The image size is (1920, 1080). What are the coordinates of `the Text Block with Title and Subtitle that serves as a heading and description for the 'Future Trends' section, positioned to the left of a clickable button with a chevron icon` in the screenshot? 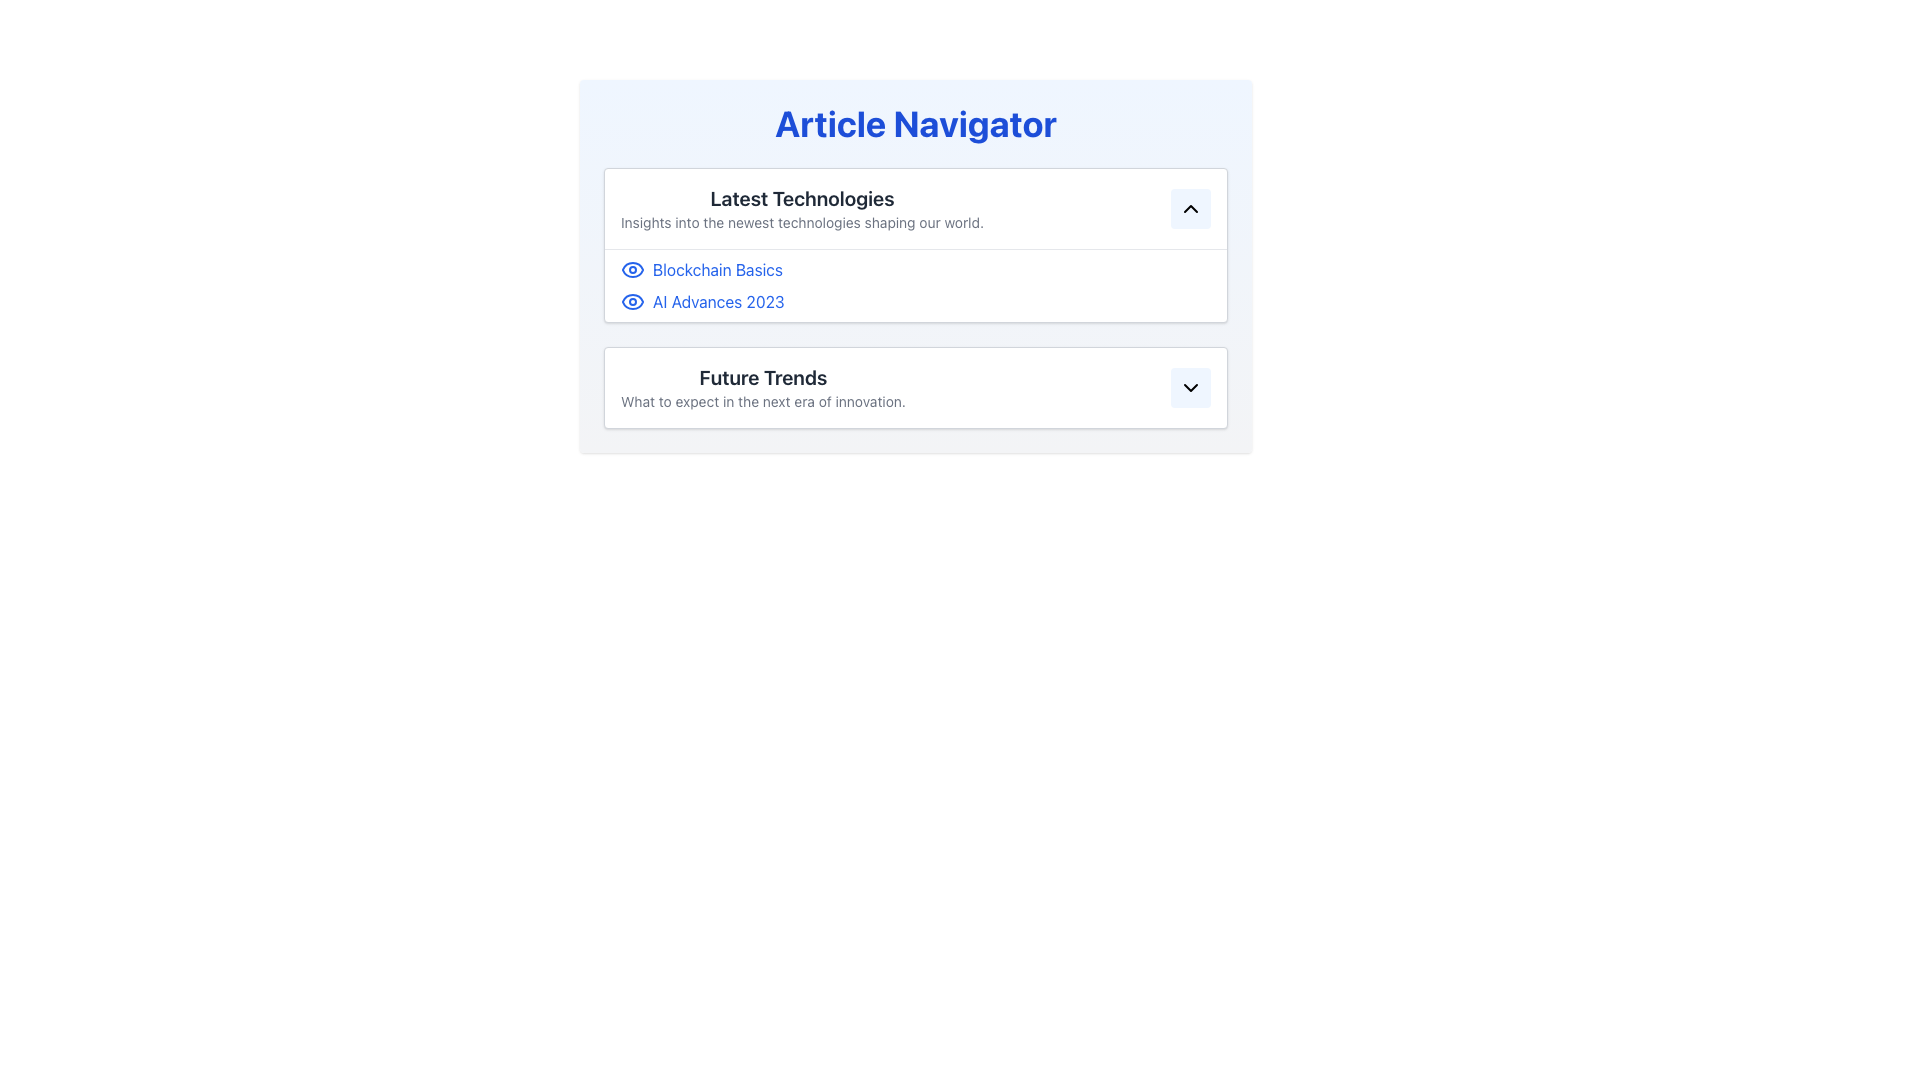 It's located at (762, 388).